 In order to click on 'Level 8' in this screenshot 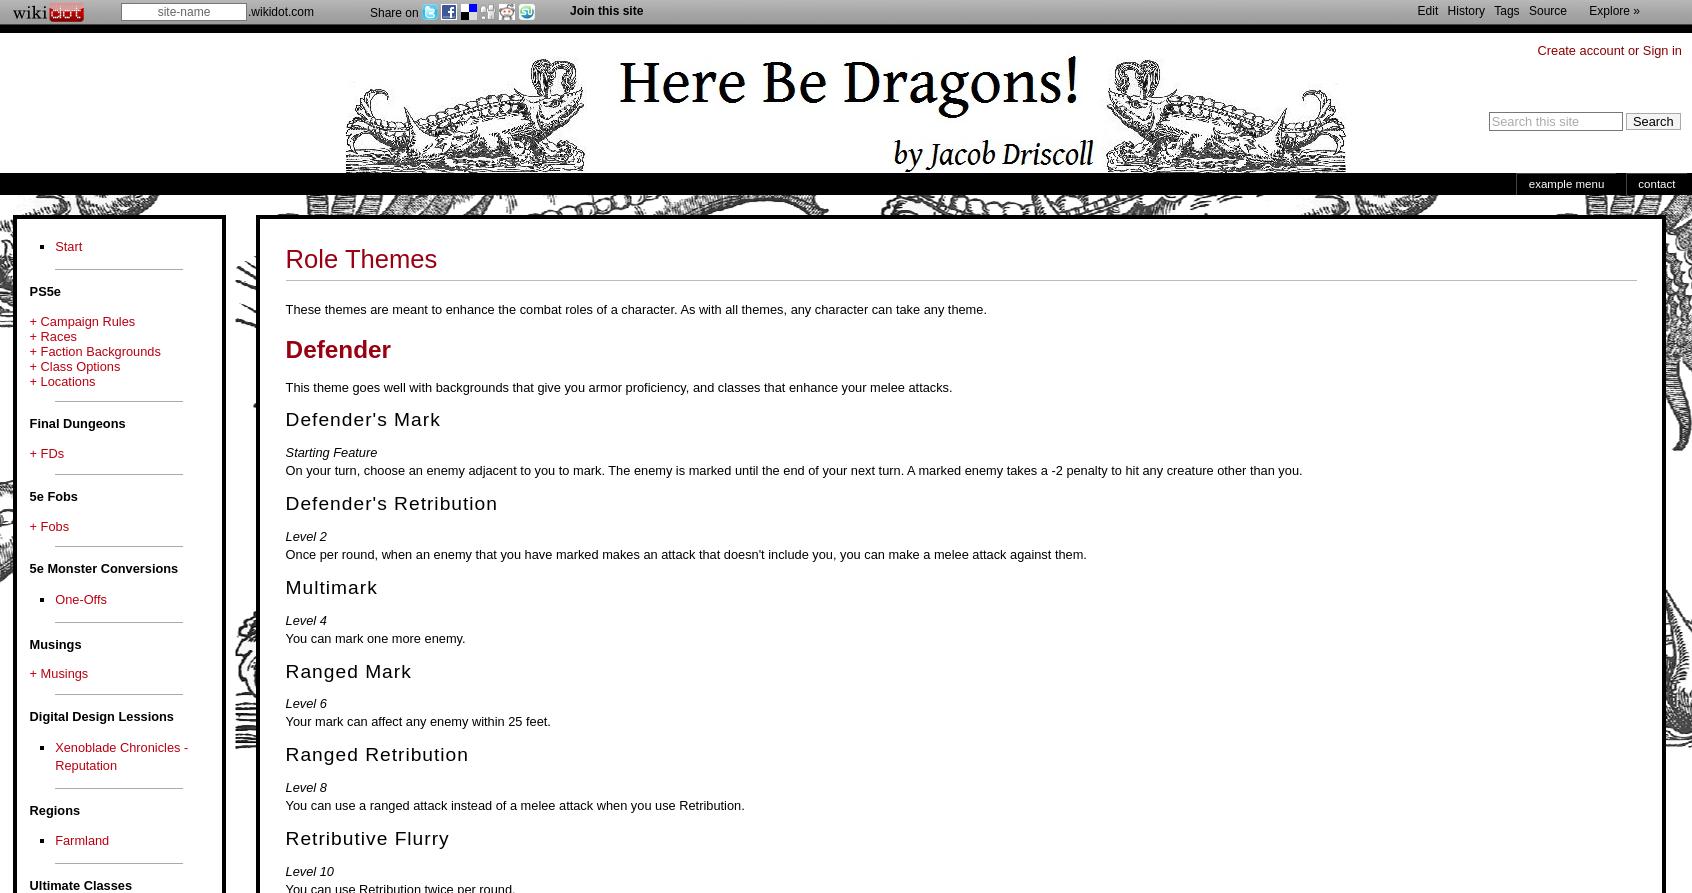, I will do `click(304, 786)`.